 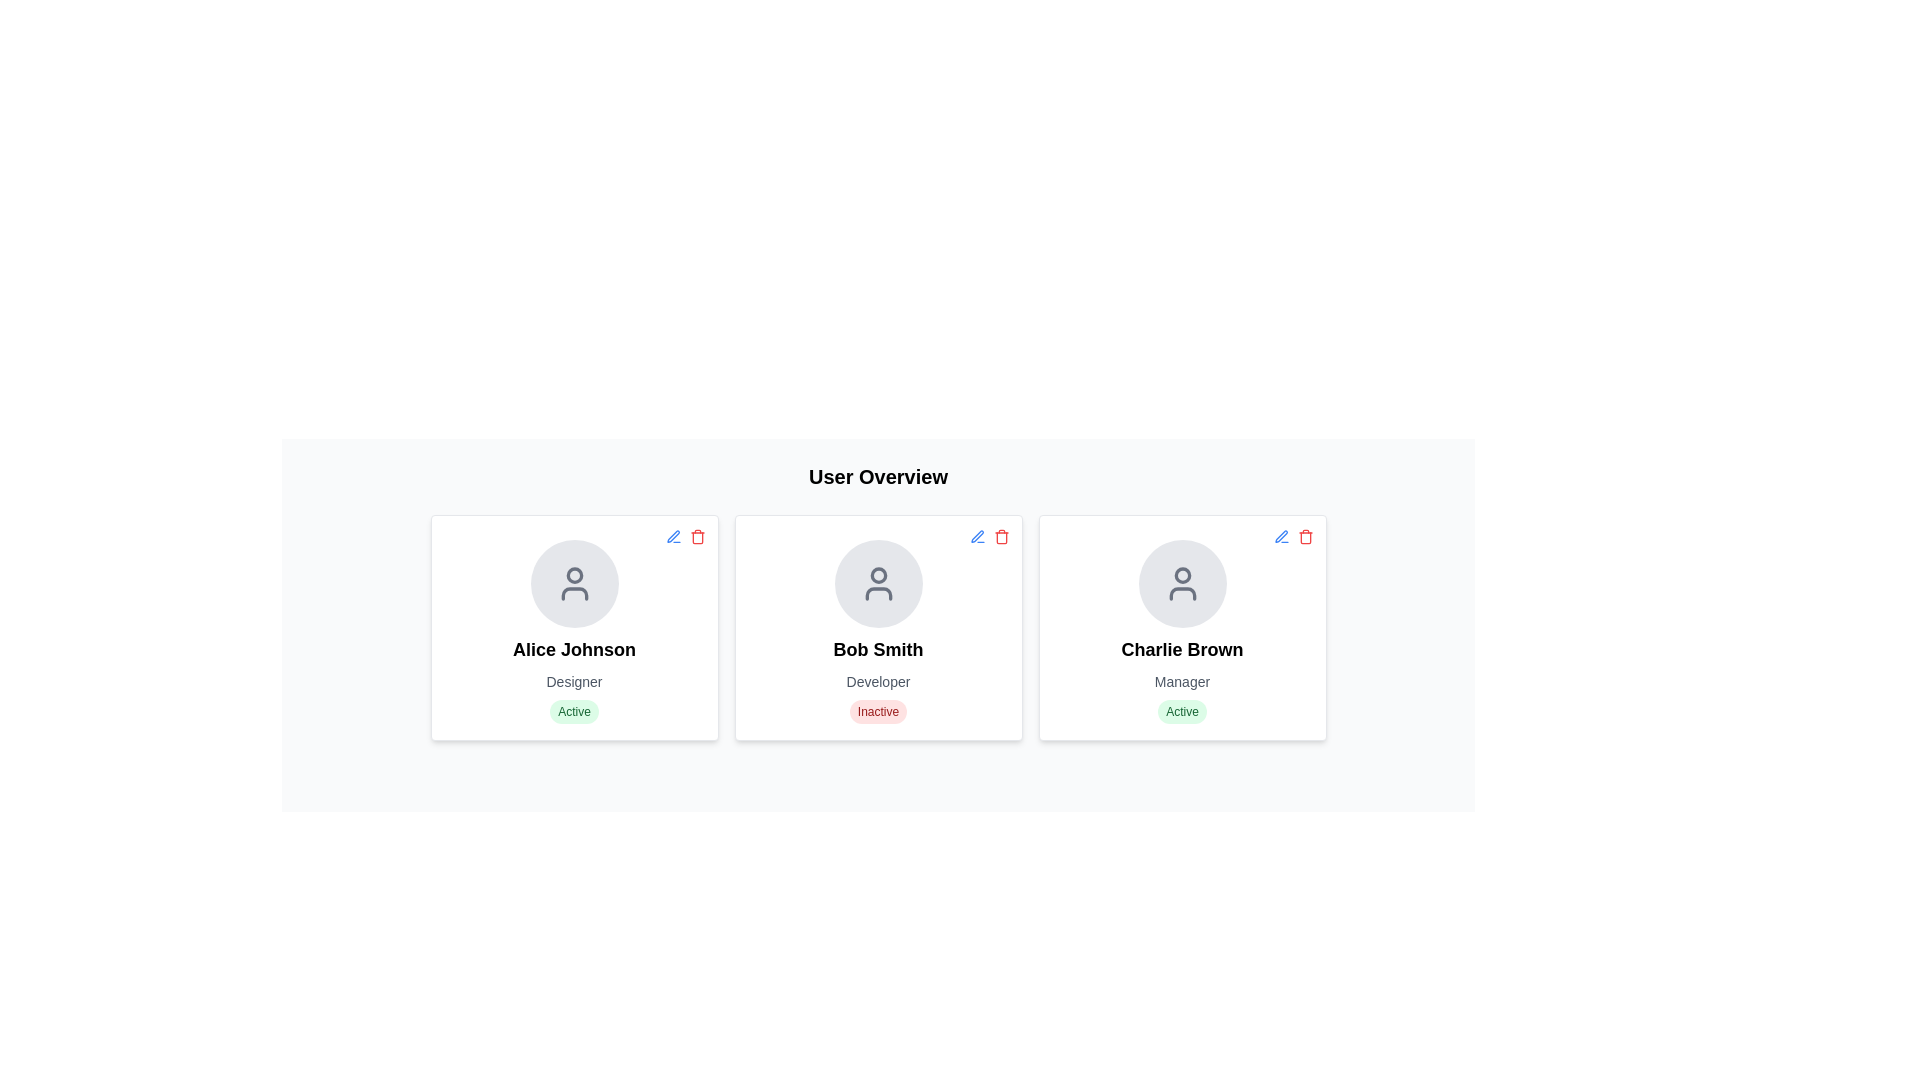 I want to click on the 'Active' badge with a green background and rounded borders, located below the 'Designer' text in the 'User Overview' section for 'Alice Johnson', so click(x=573, y=711).